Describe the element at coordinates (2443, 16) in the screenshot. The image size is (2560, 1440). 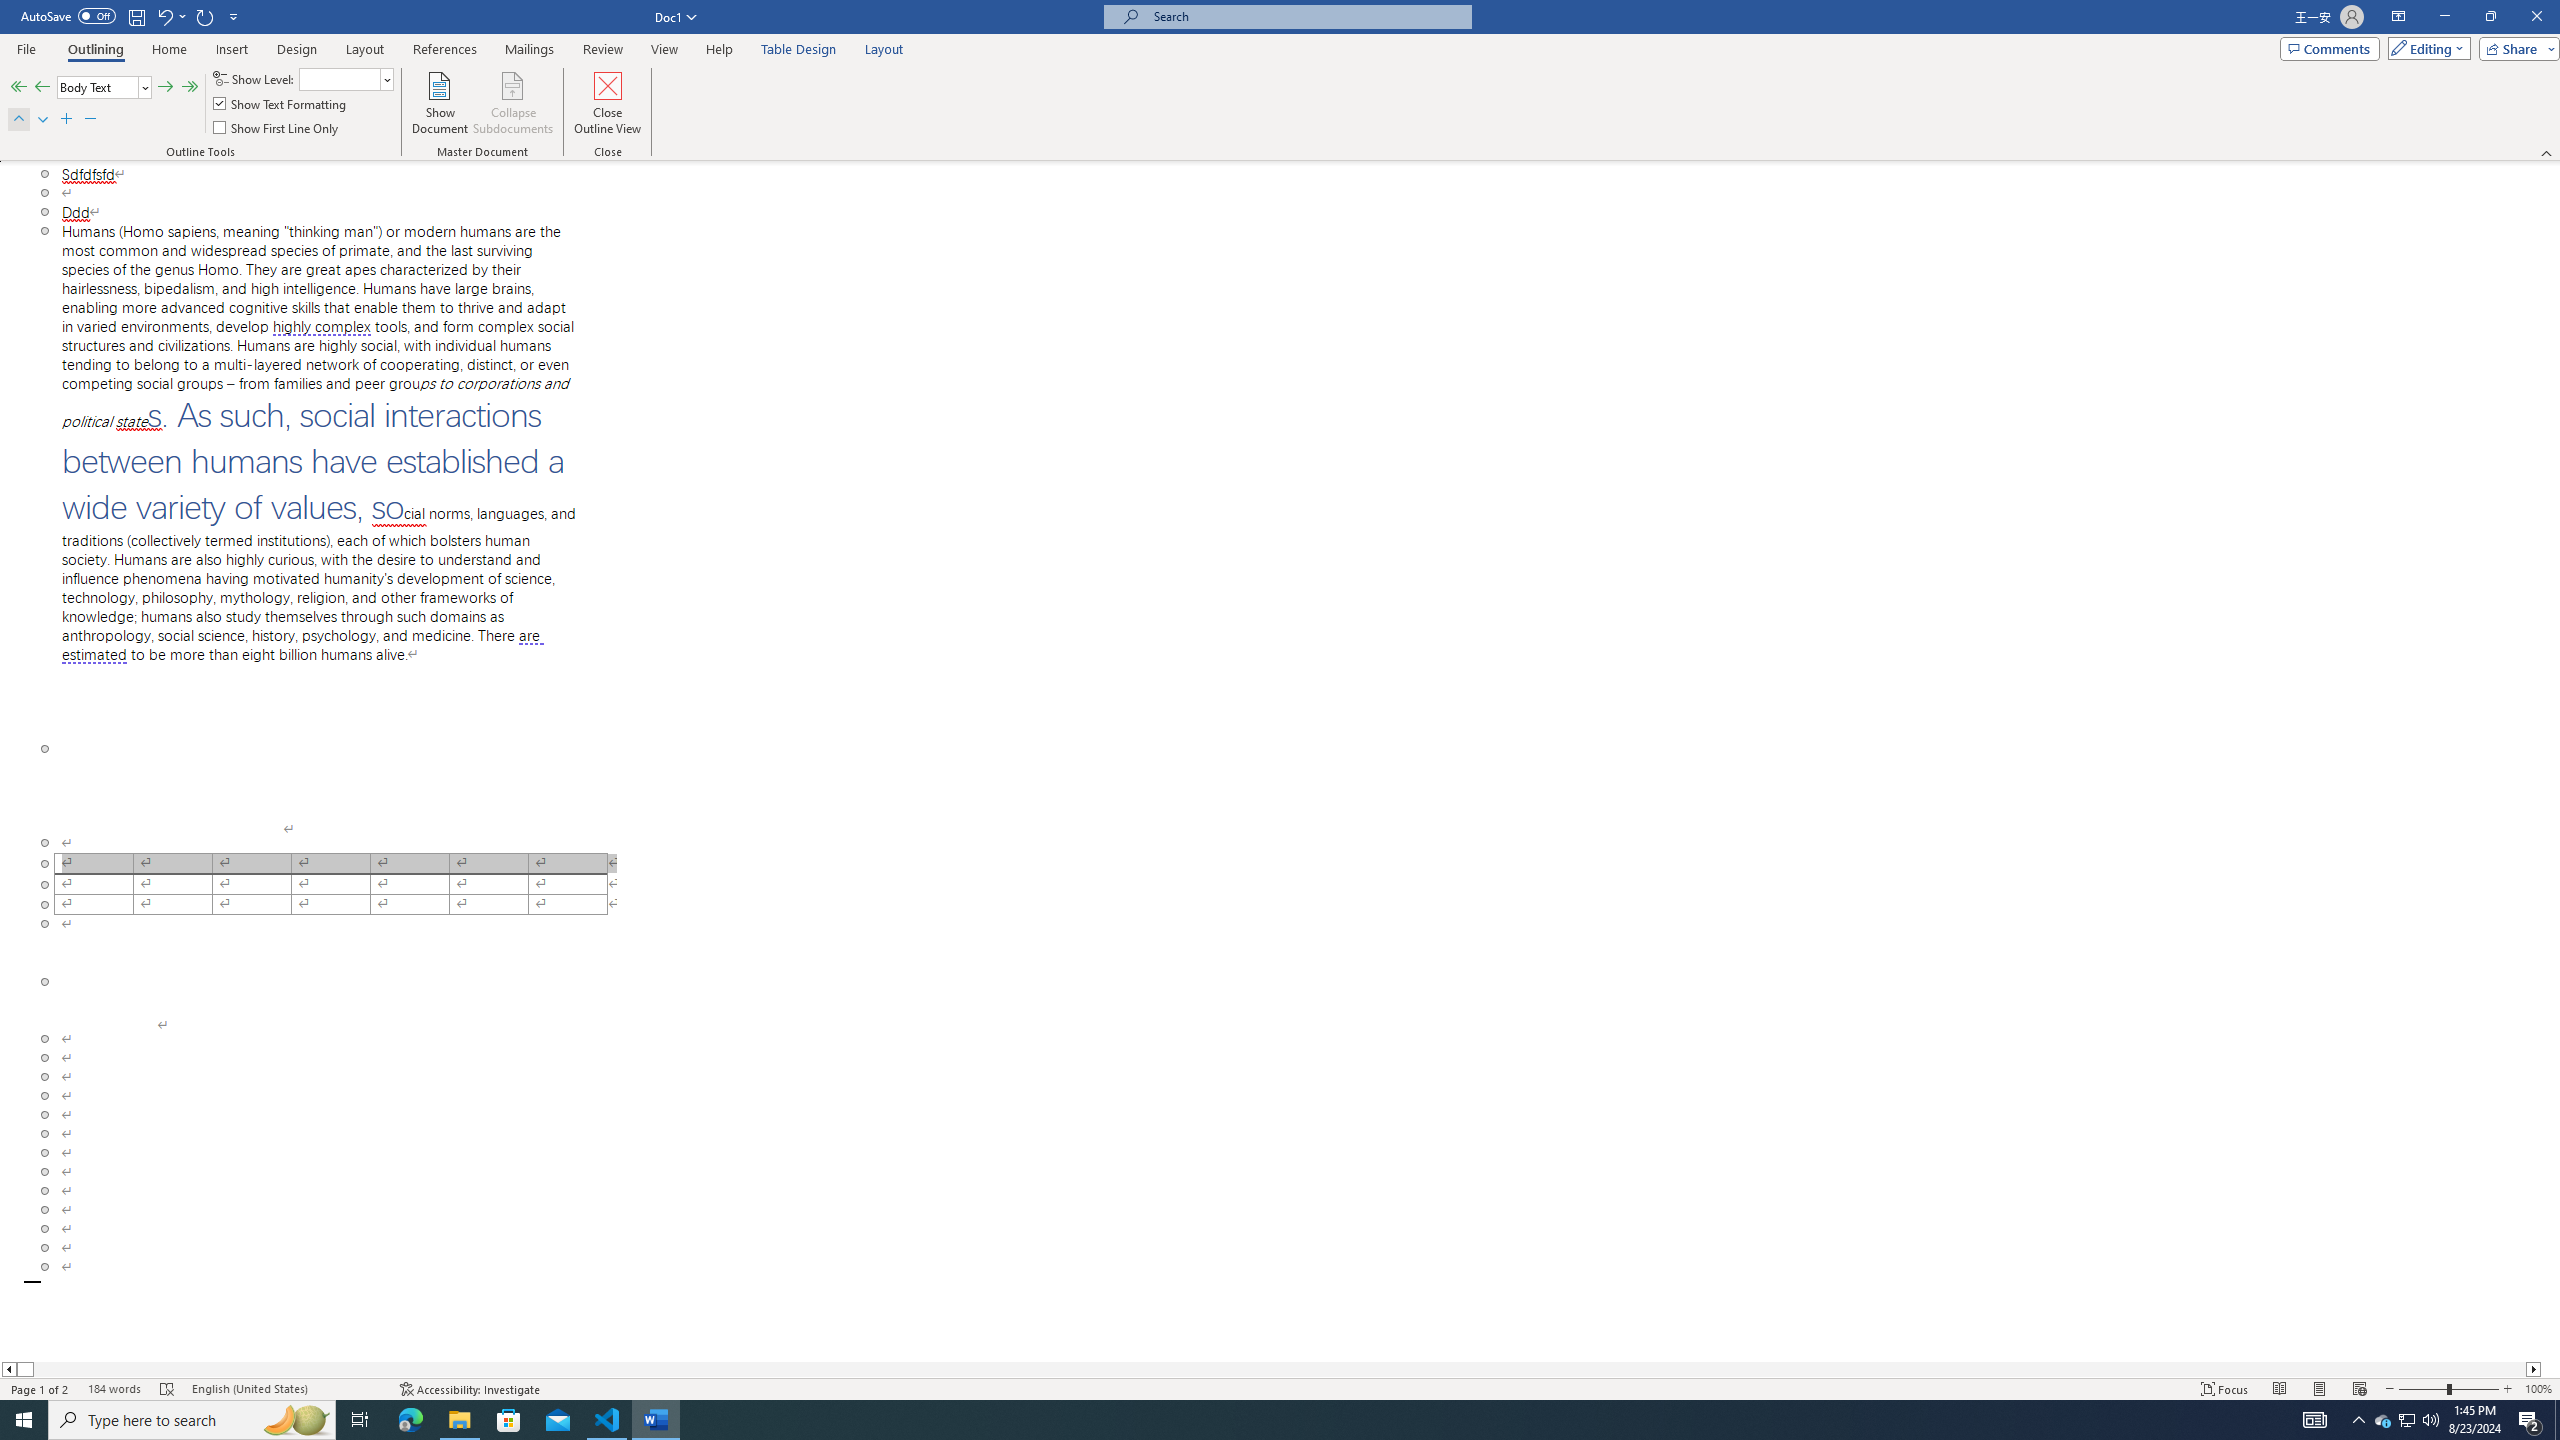
I see `'Minimize'` at that location.